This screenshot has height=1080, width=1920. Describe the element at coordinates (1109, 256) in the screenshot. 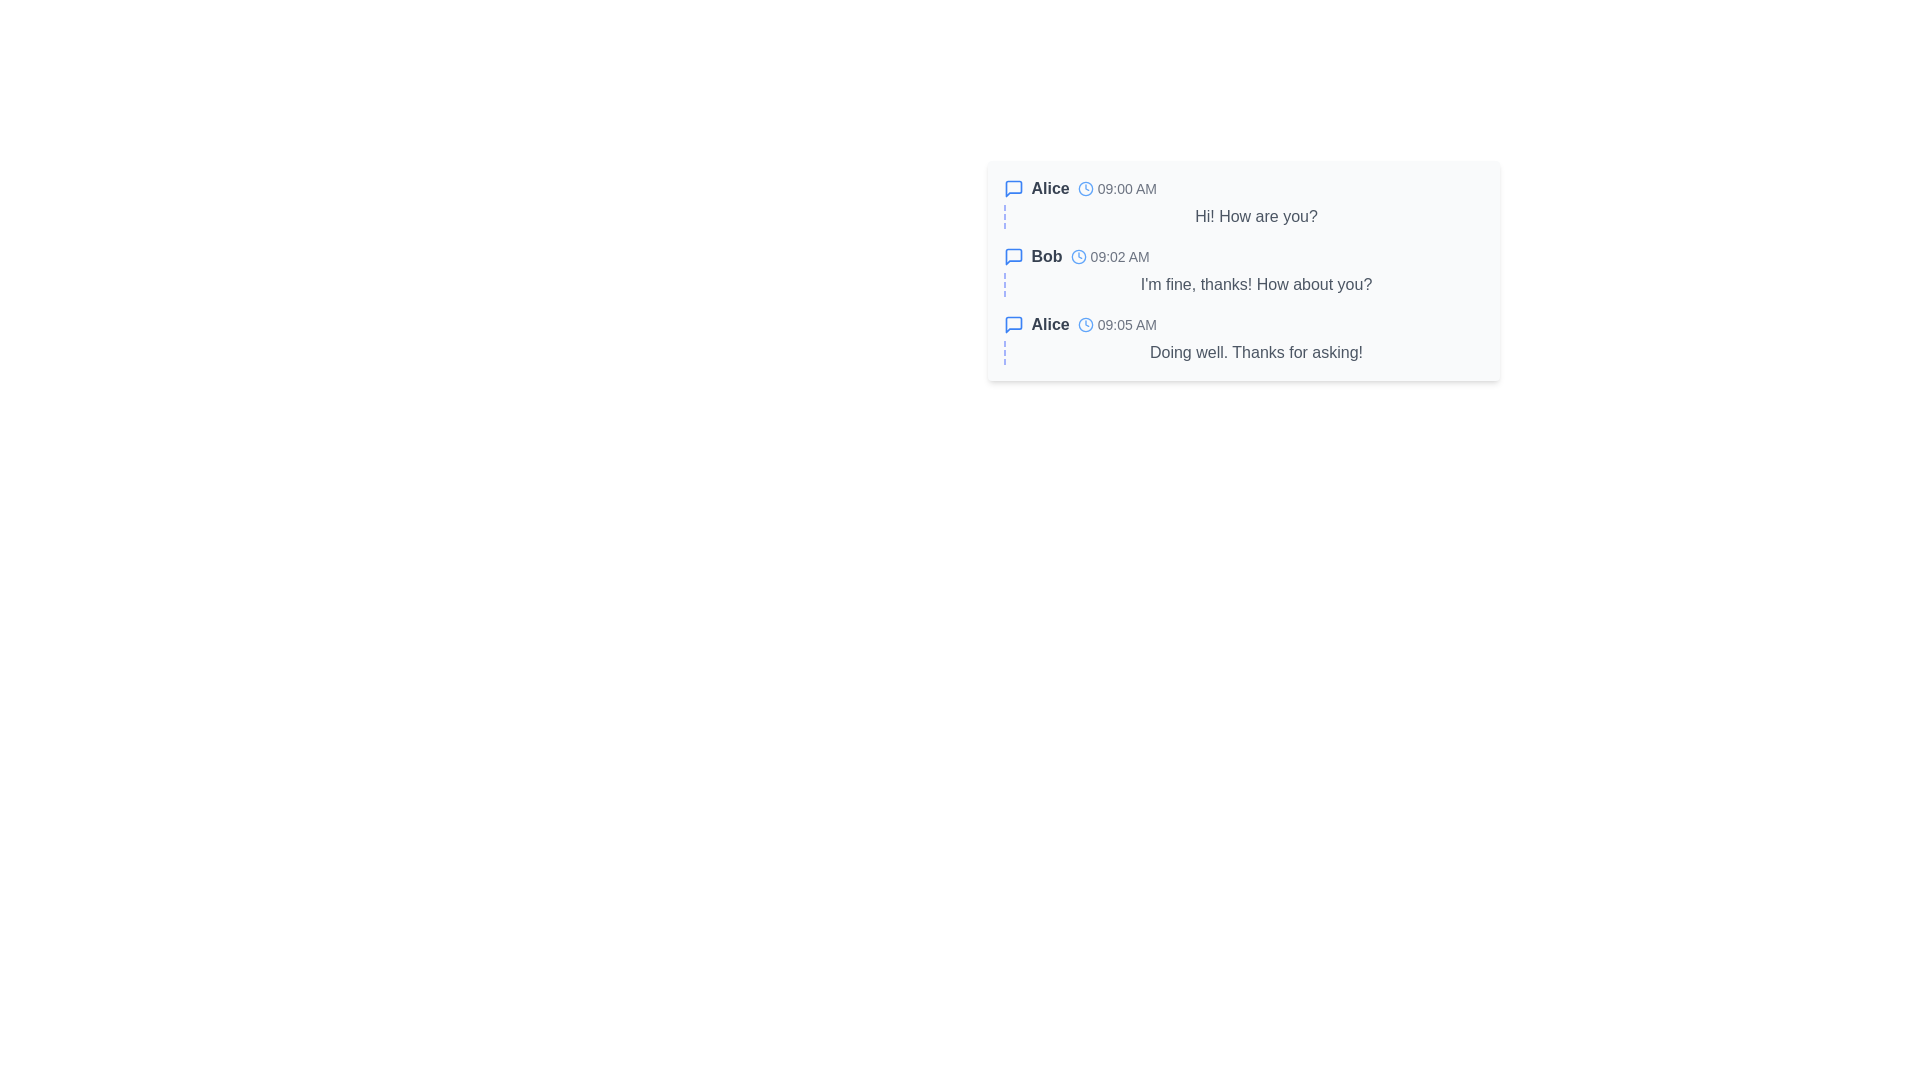

I see `the Text Label with Icon that displays the timestamp of Bob's message, located in the second message from the top` at that location.